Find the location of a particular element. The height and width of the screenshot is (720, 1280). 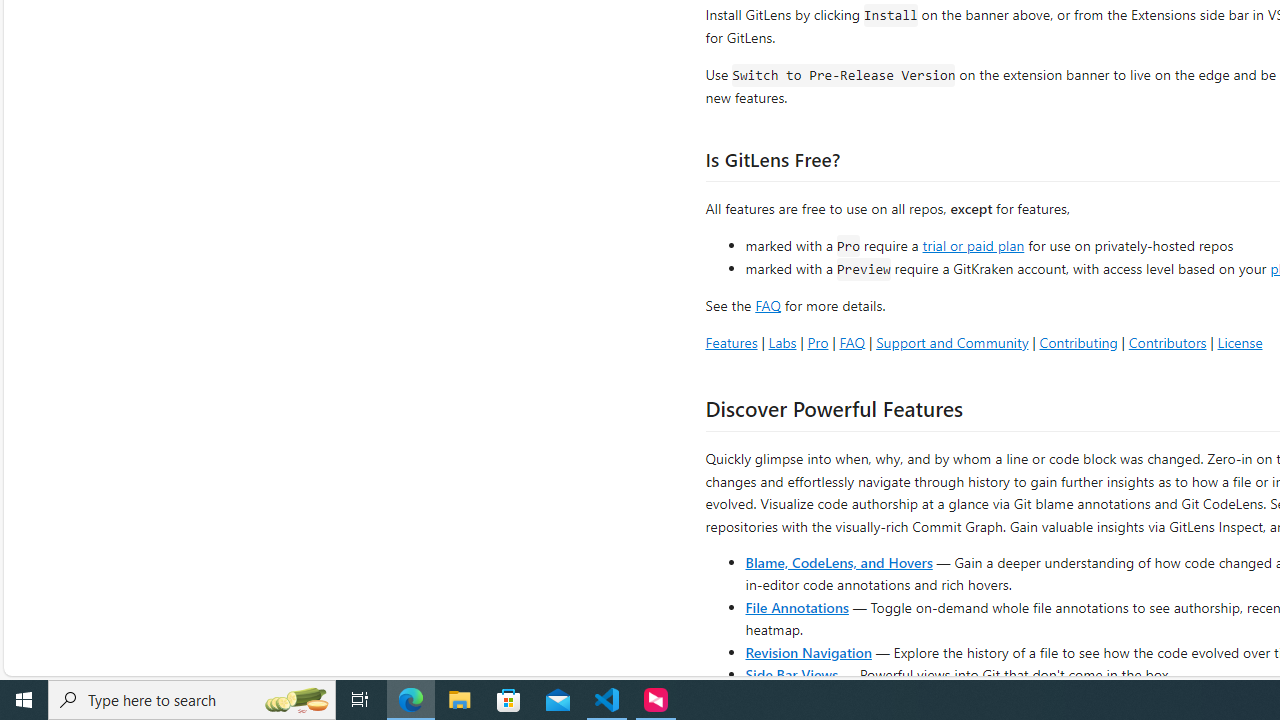

'Contributors' is located at coordinates (1167, 341).